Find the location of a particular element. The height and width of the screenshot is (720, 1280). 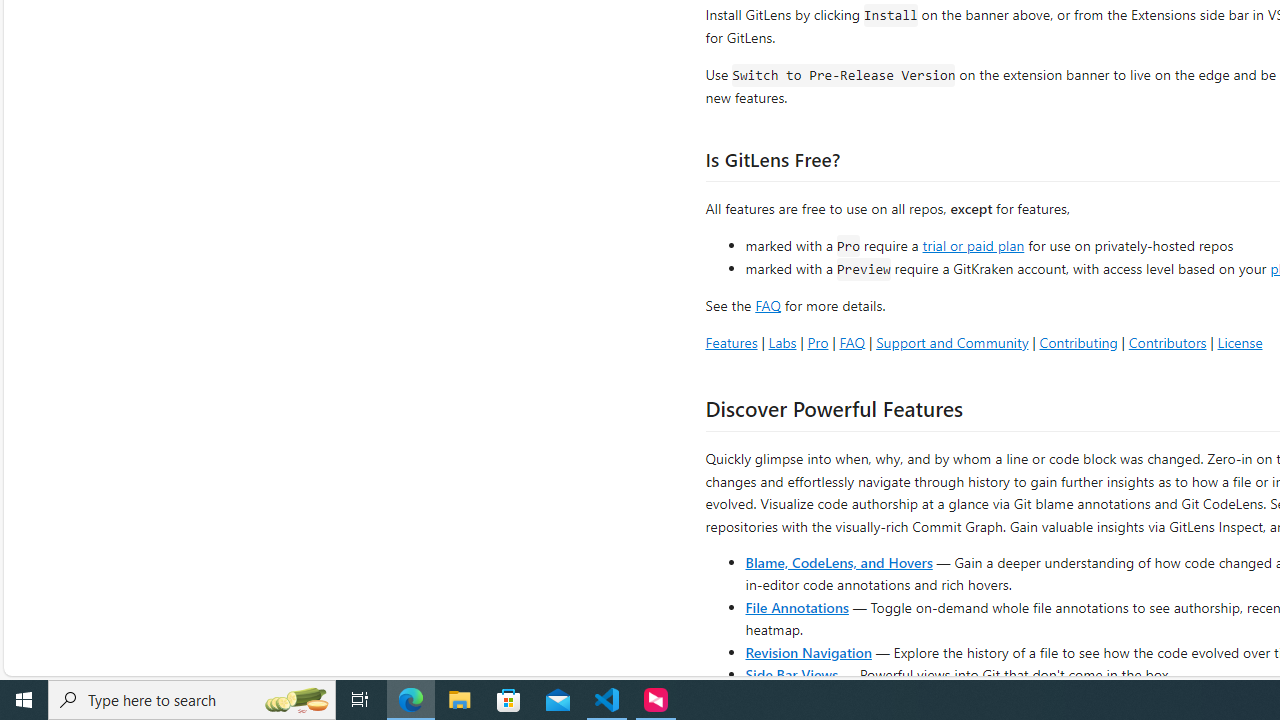

'Contributors' is located at coordinates (1167, 341).